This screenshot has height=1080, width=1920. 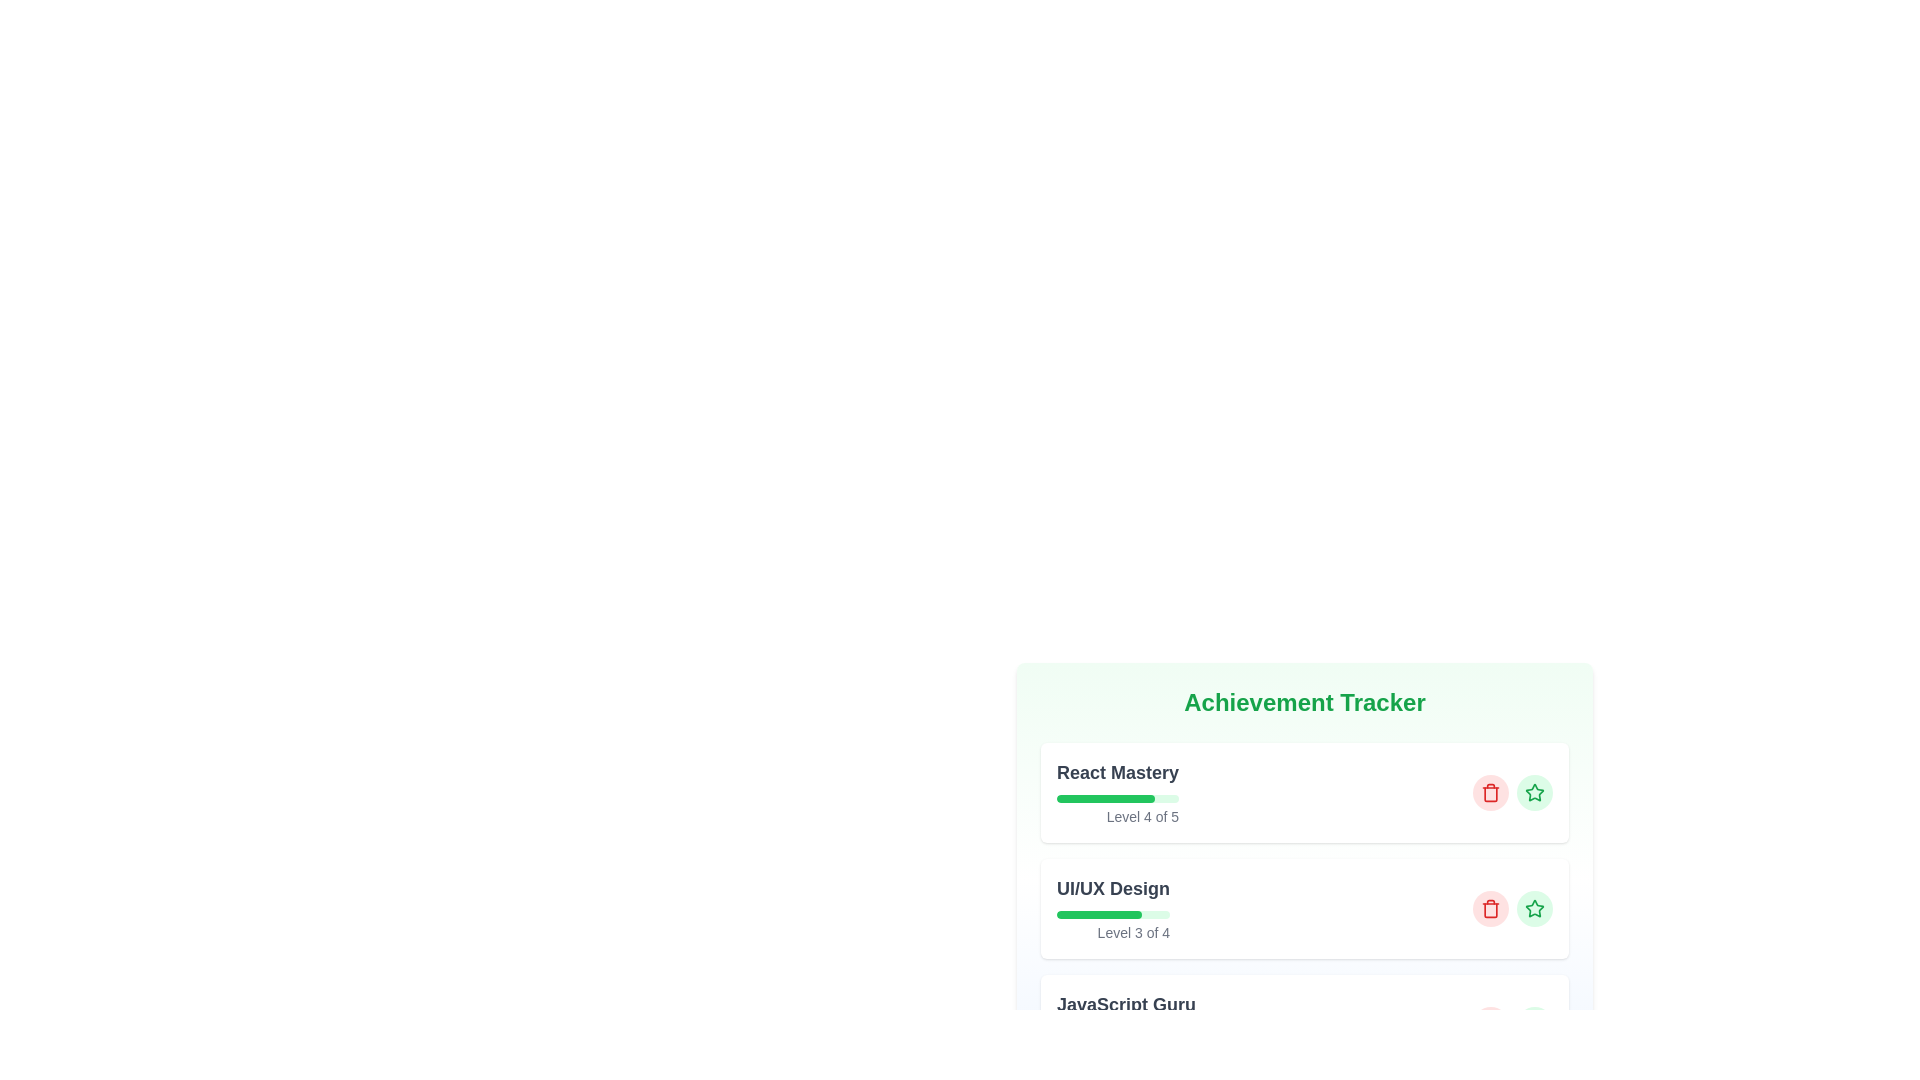 What do you see at coordinates (1534, 909) in the screenshot?
I see `the circular button with a green star icon by` at bounding box center [1534, 909].